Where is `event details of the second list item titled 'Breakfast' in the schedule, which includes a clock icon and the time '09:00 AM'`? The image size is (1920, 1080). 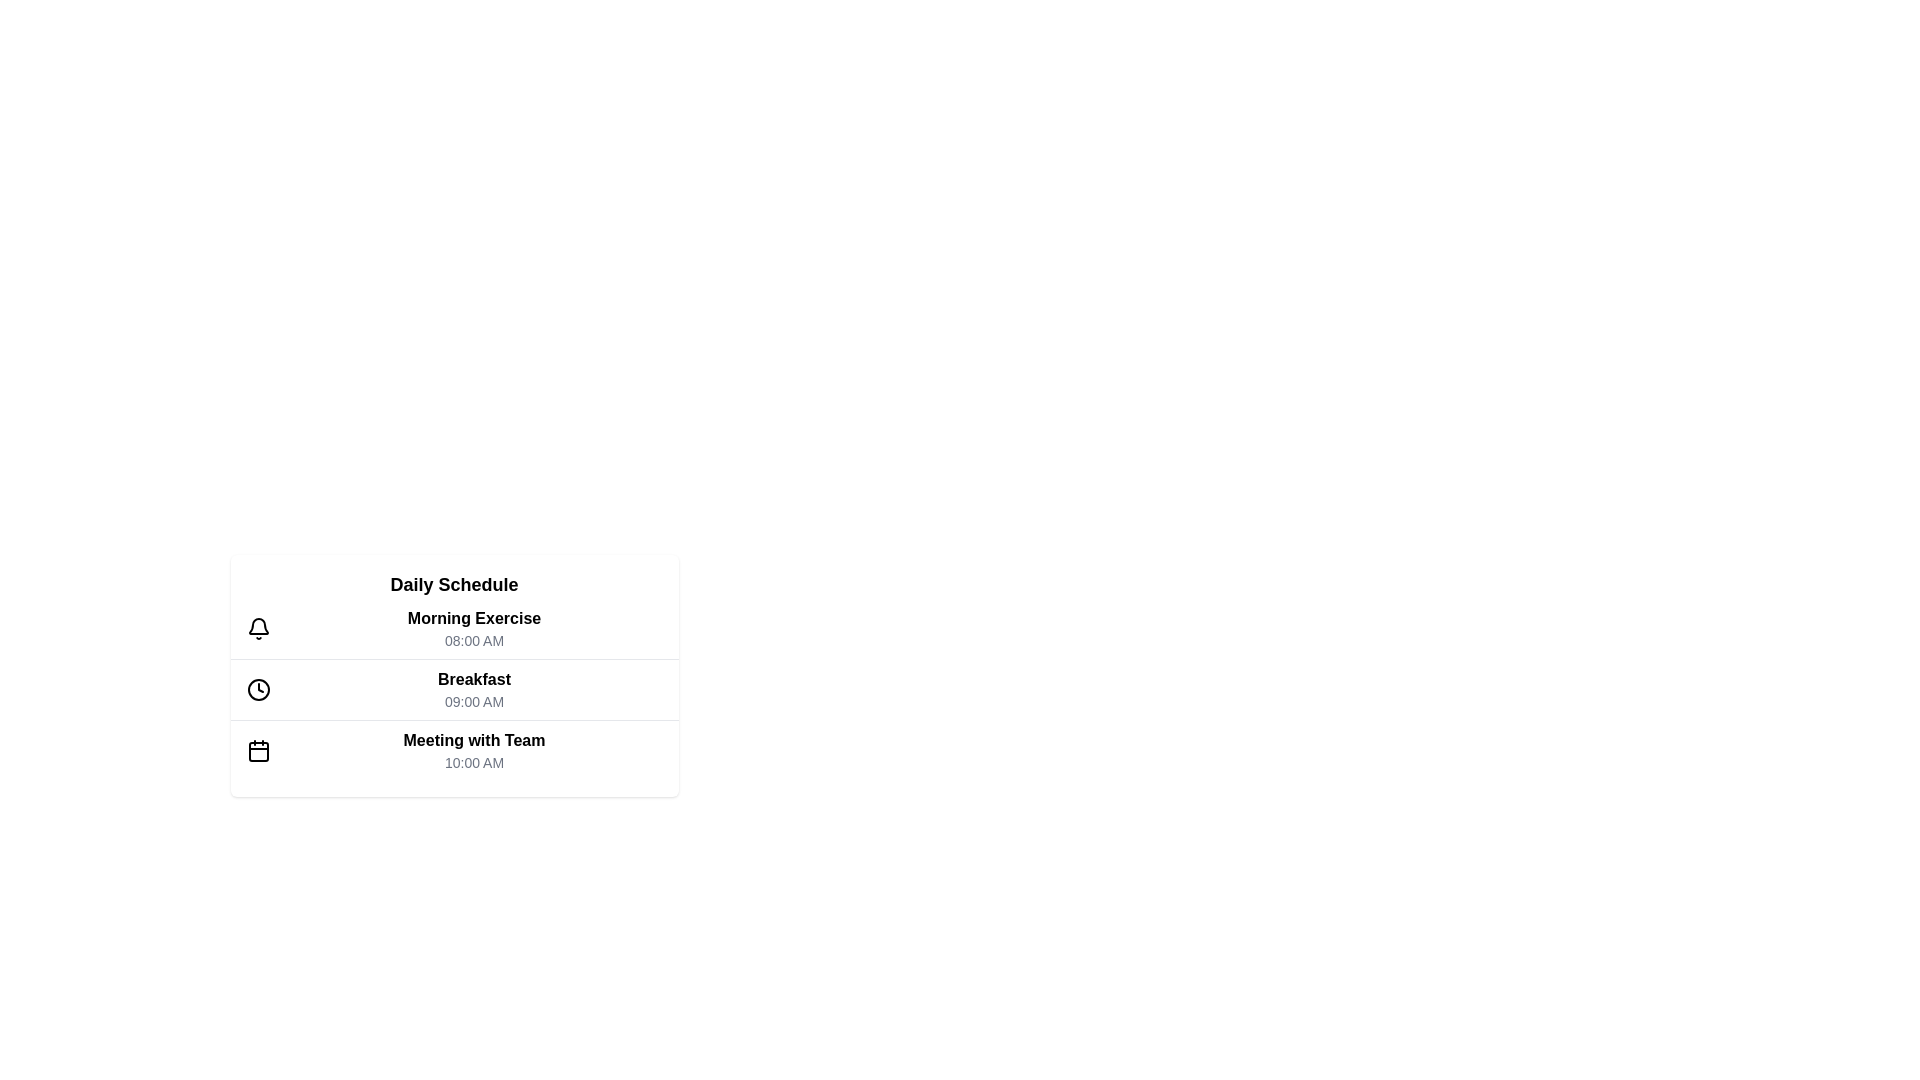 event details of the second list item titled 'Breakfast' in the schedule, which includes a clock icon and the time '09:00 AM' is located at coordinates (453, 688).